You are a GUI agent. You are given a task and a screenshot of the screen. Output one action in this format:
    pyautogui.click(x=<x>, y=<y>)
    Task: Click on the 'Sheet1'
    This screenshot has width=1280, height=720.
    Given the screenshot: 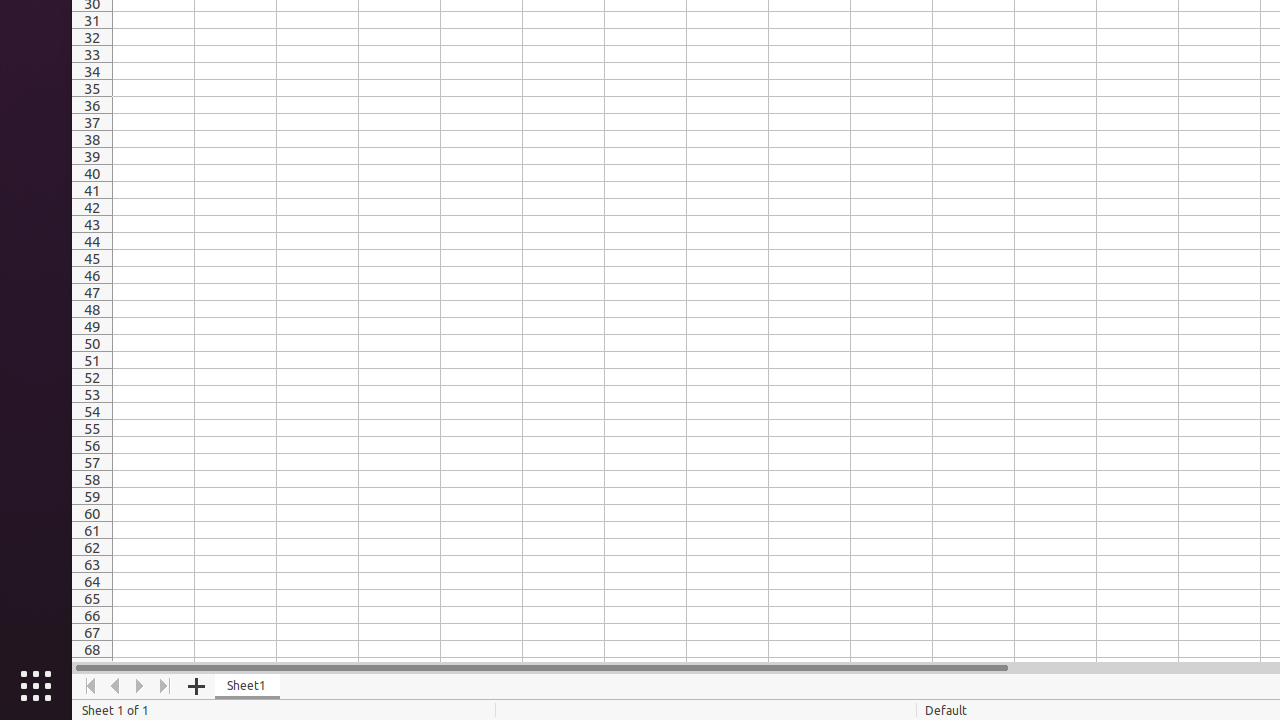 What is the action you would take?
    pyautogui.click(x=246, y=685)
    